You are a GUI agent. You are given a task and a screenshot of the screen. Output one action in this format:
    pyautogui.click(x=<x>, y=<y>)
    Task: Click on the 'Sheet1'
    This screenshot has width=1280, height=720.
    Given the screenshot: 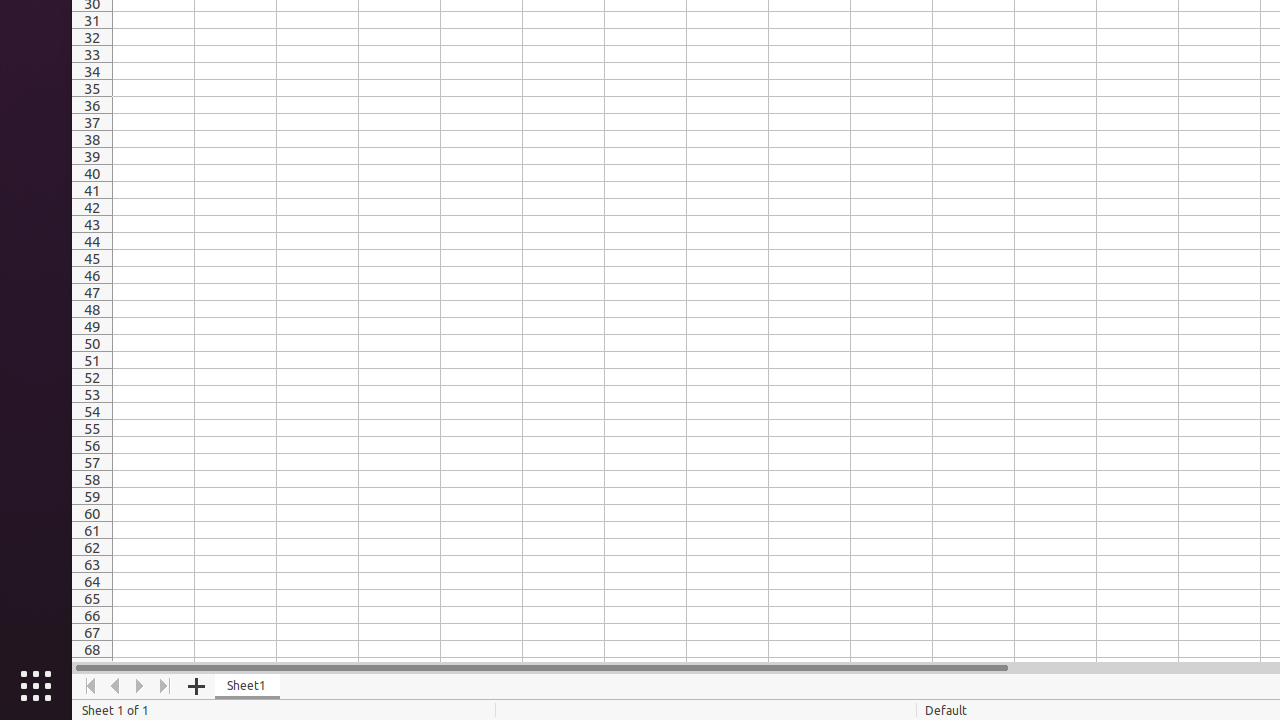 What is the action you would take?
    pyautogui.click(x=246, y=685)
    